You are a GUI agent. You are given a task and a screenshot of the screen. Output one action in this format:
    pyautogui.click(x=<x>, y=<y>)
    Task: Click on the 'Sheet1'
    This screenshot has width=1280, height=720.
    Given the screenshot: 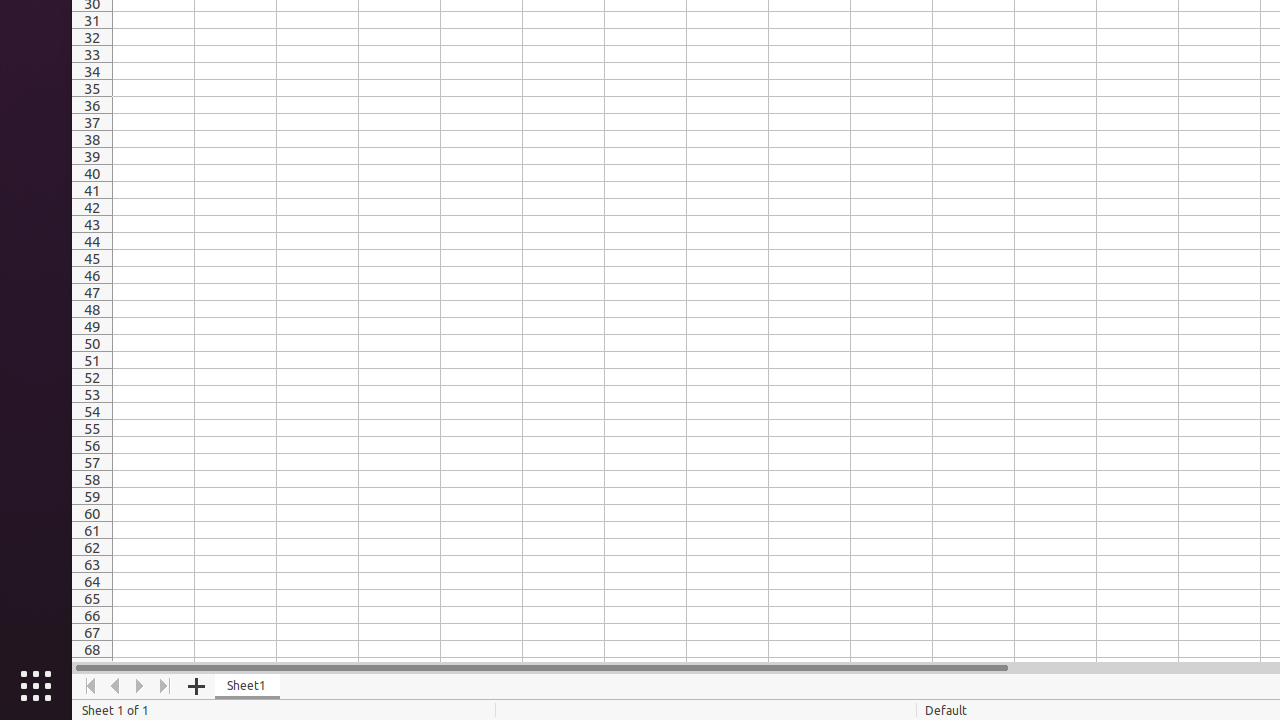 What is the action you would take?
    pyautogui.click(x=246, y=685)
    